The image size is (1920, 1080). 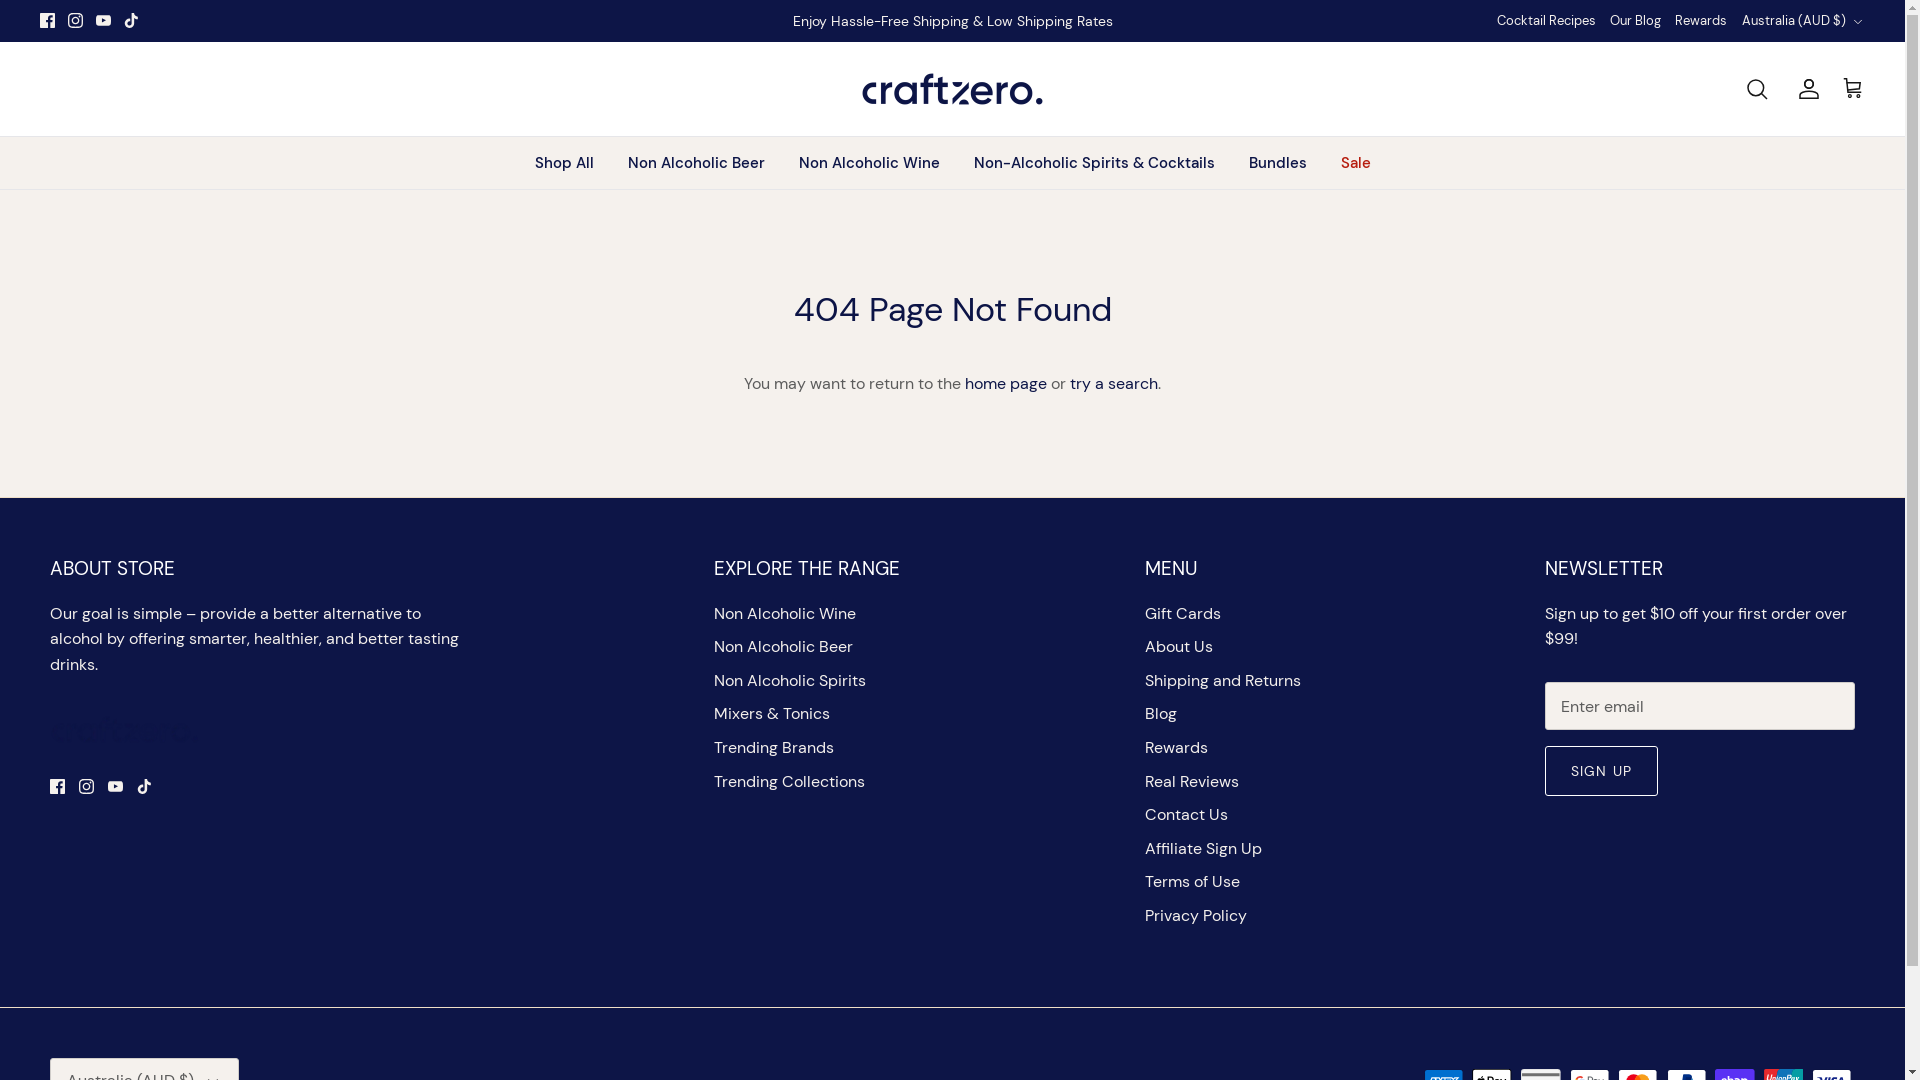 What do you see at coordinates (1609, 21) in the screenshot?
I see `'Our Blog'` at bounding box center [1609, 21].